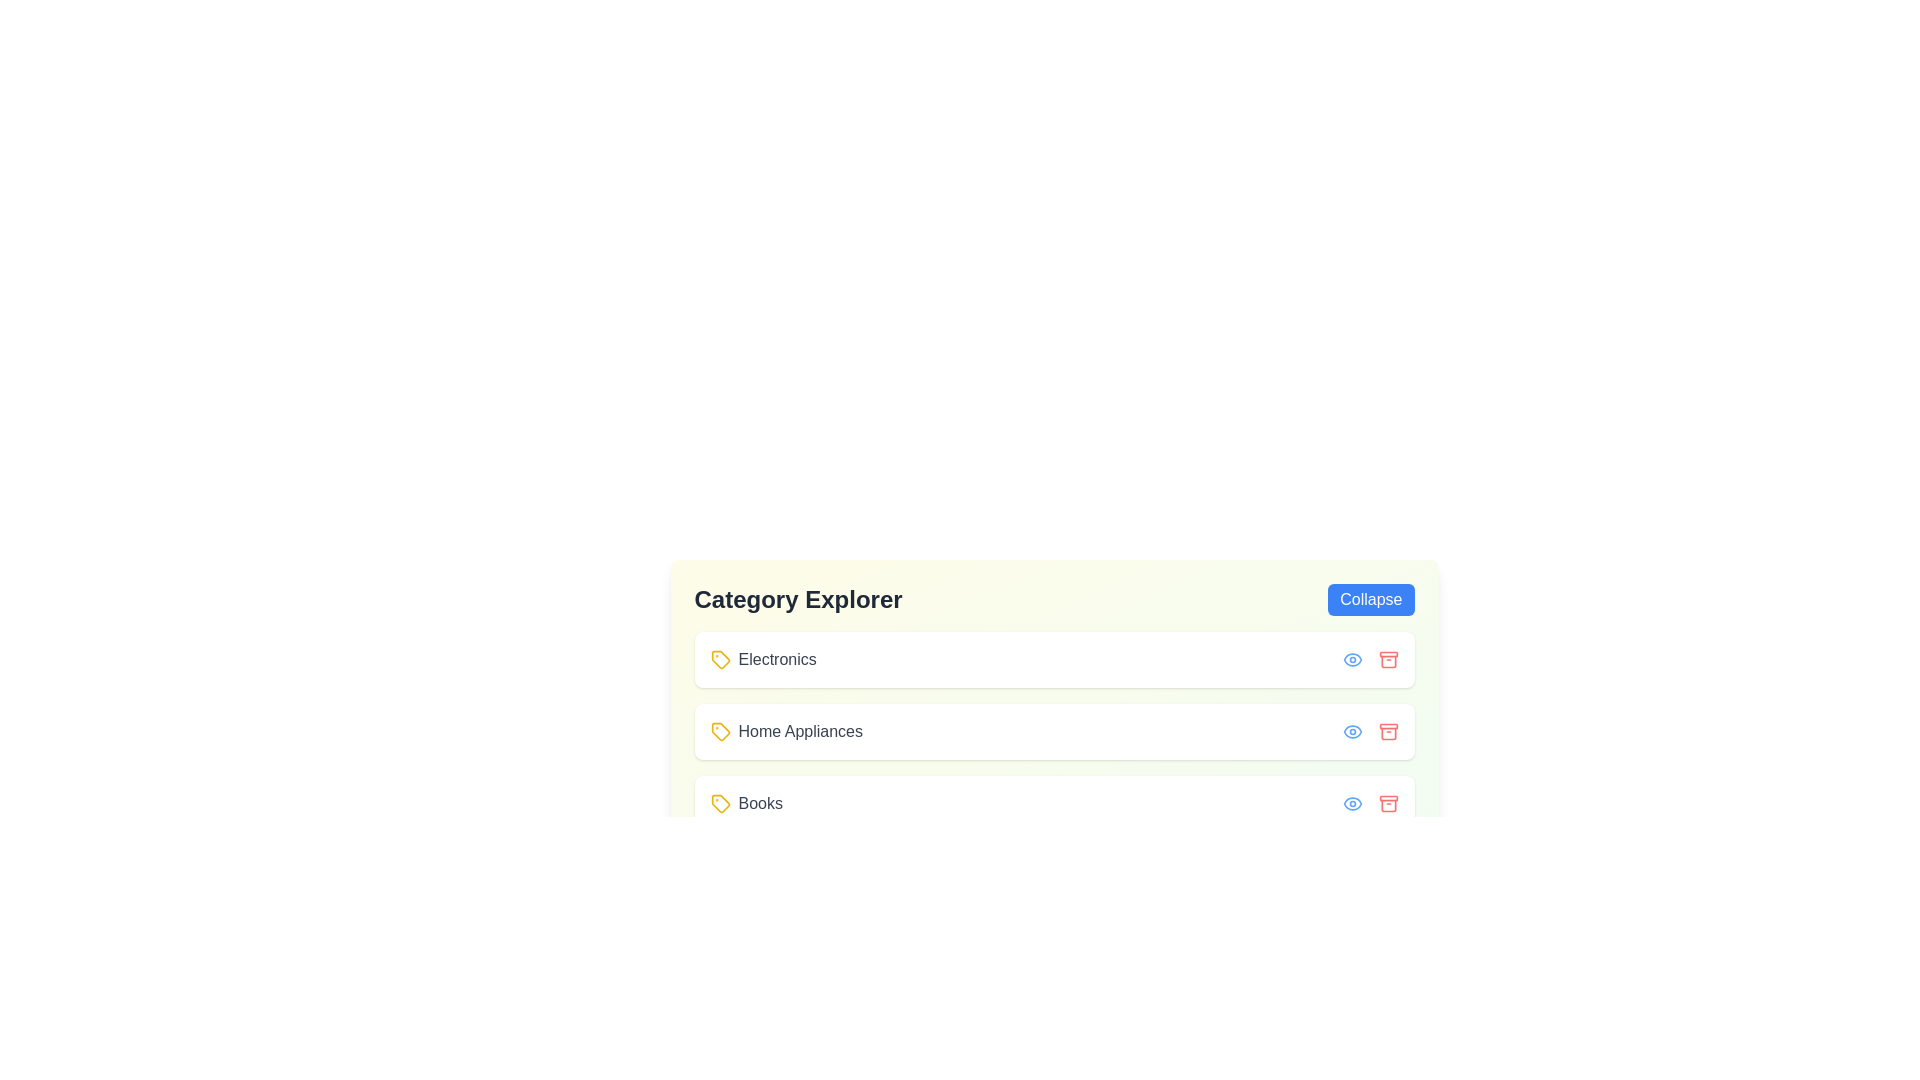  Describe the element at coordinates (1369, 802) in the screenshot. I see `the interactive action group containing the blue eye icon and the red archive icon` at that location.